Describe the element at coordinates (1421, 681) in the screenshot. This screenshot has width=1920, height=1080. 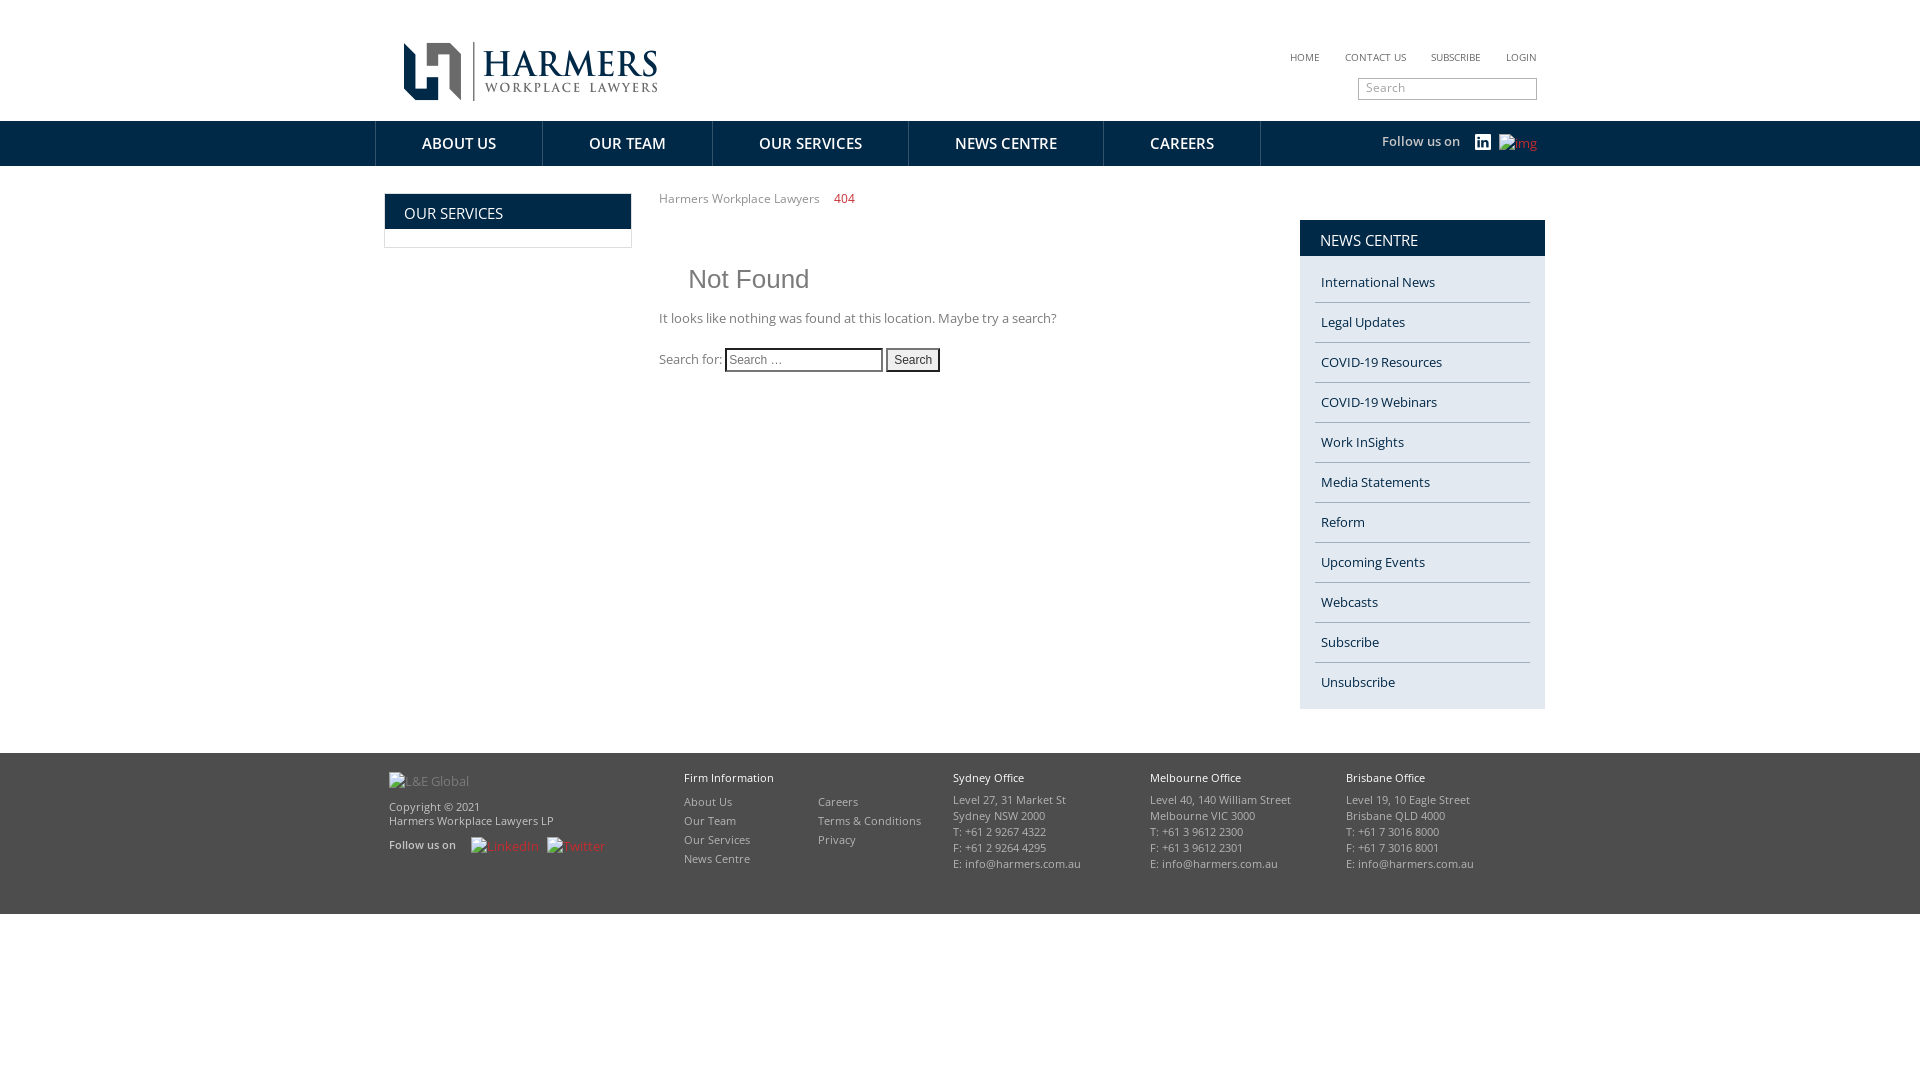
I see `'Unsubscribe'` at that location.